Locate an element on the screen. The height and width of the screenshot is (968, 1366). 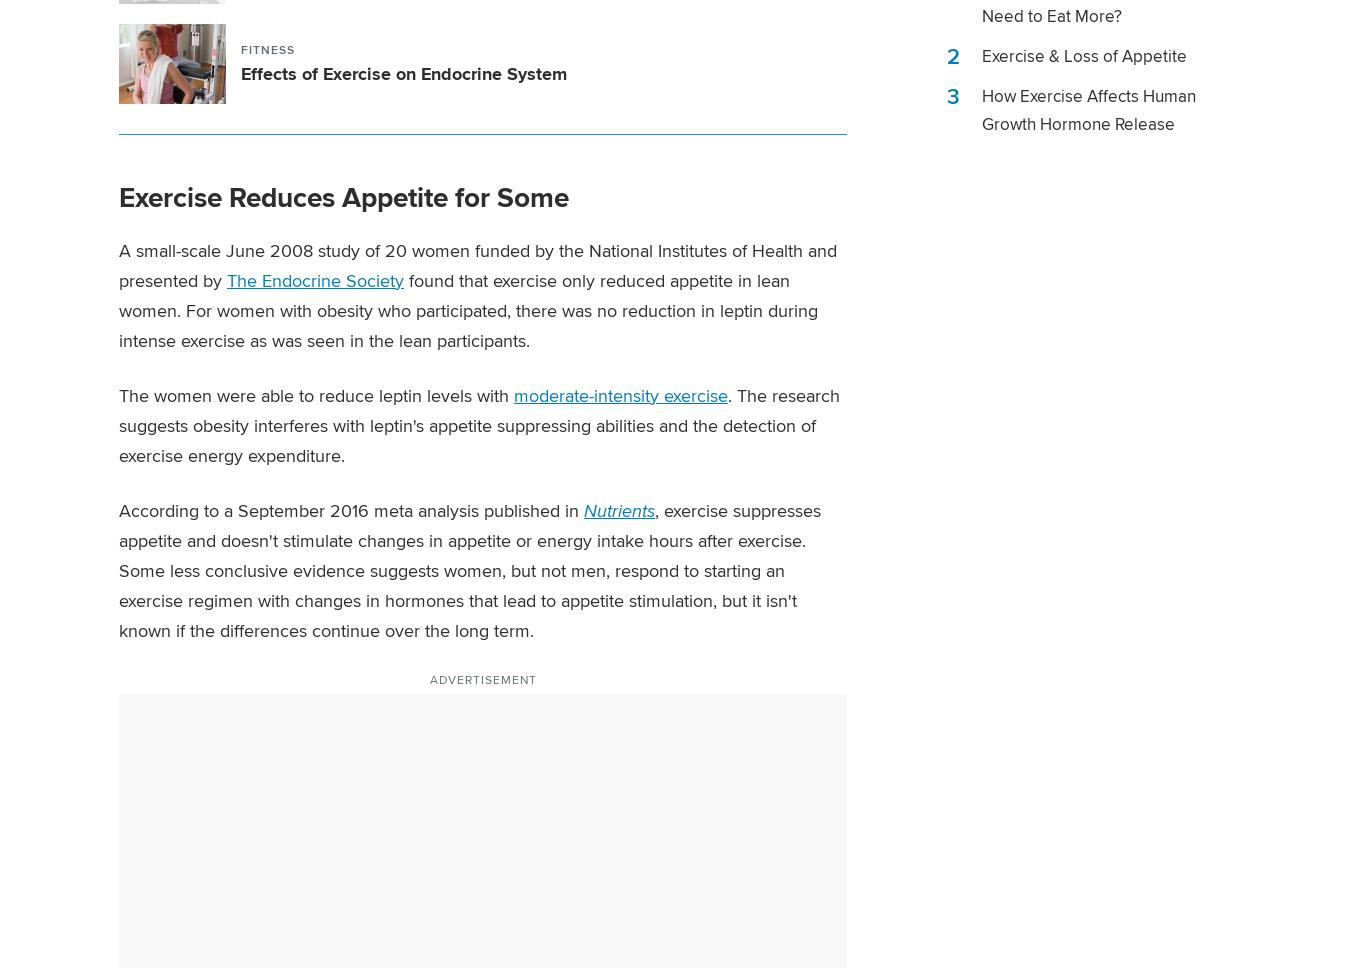
'Nutrients' is located at coordinates (618, 509).